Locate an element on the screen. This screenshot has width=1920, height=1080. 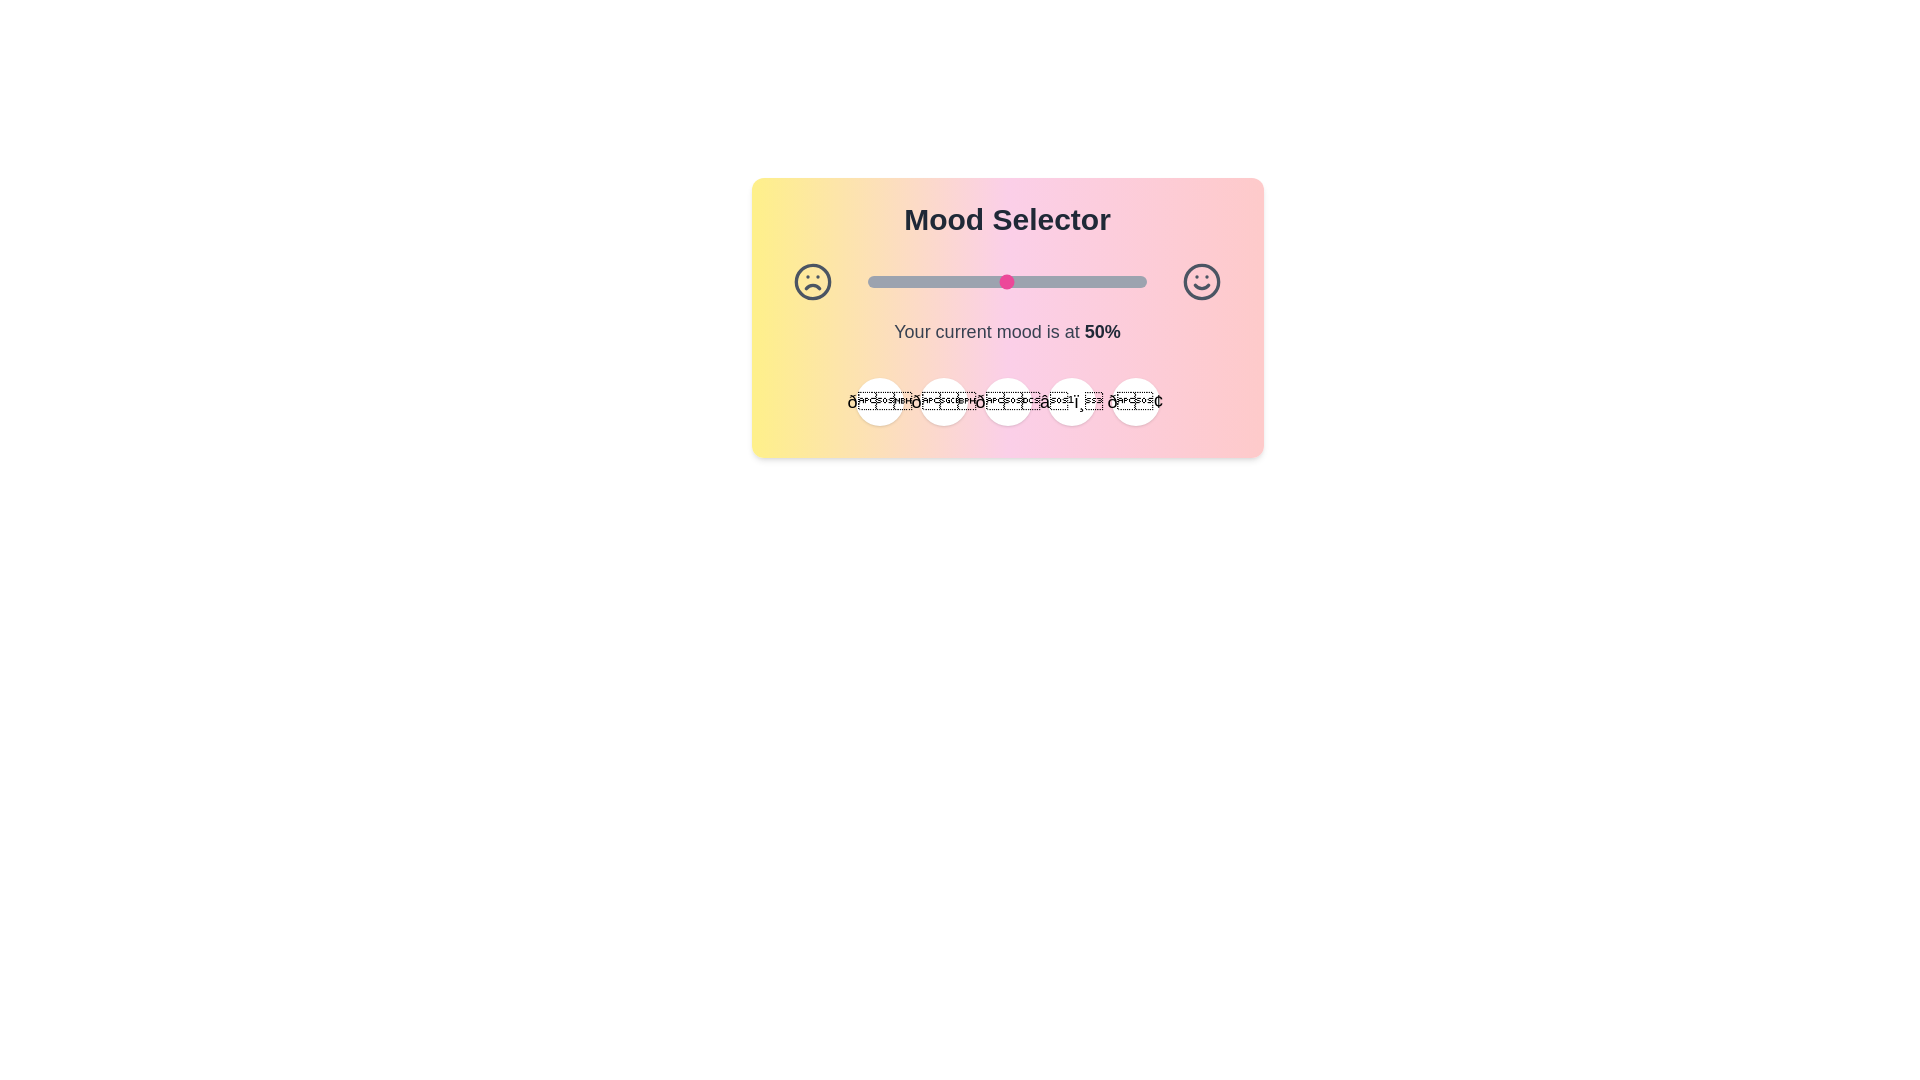
the mood slider to 59% is located at coordinates (1032, 281).